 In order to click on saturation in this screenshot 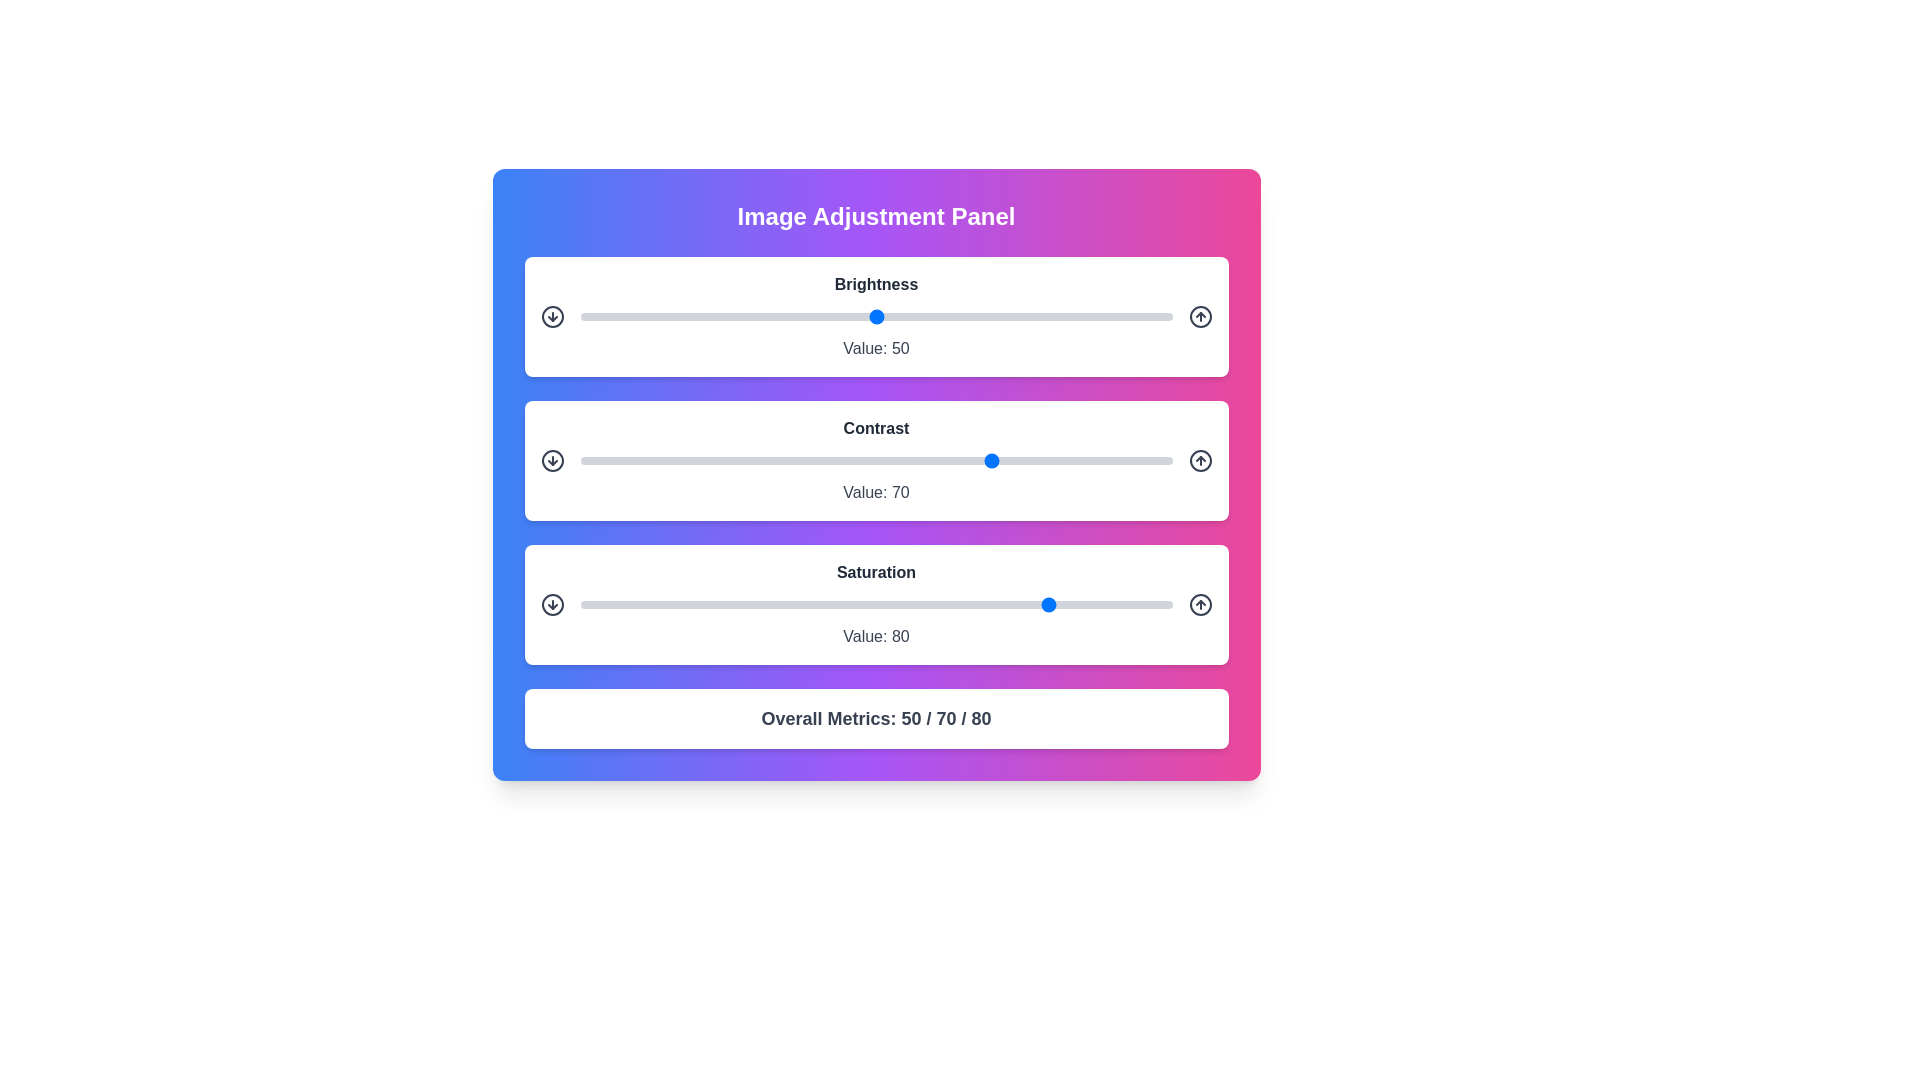, I will do `click(762, 604)`.